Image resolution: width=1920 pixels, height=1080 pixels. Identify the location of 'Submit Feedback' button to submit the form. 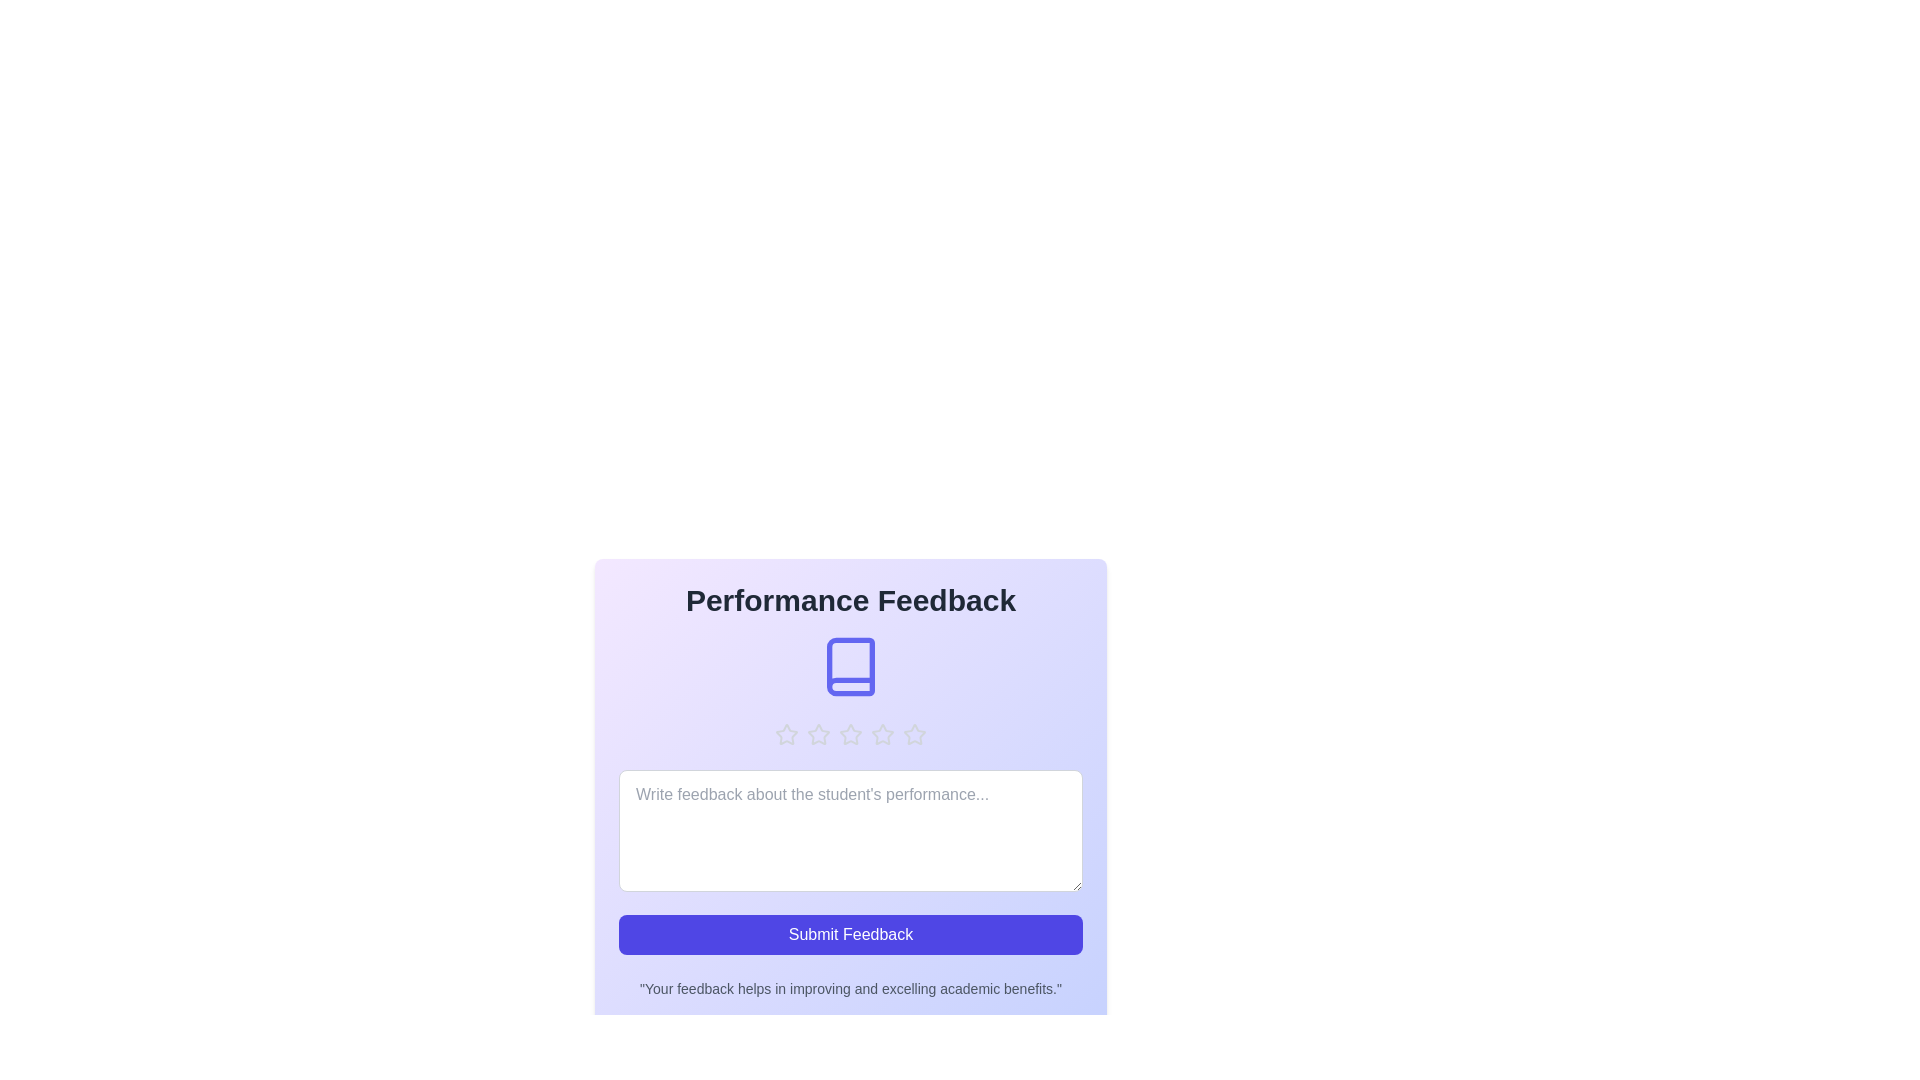
(850, 934).